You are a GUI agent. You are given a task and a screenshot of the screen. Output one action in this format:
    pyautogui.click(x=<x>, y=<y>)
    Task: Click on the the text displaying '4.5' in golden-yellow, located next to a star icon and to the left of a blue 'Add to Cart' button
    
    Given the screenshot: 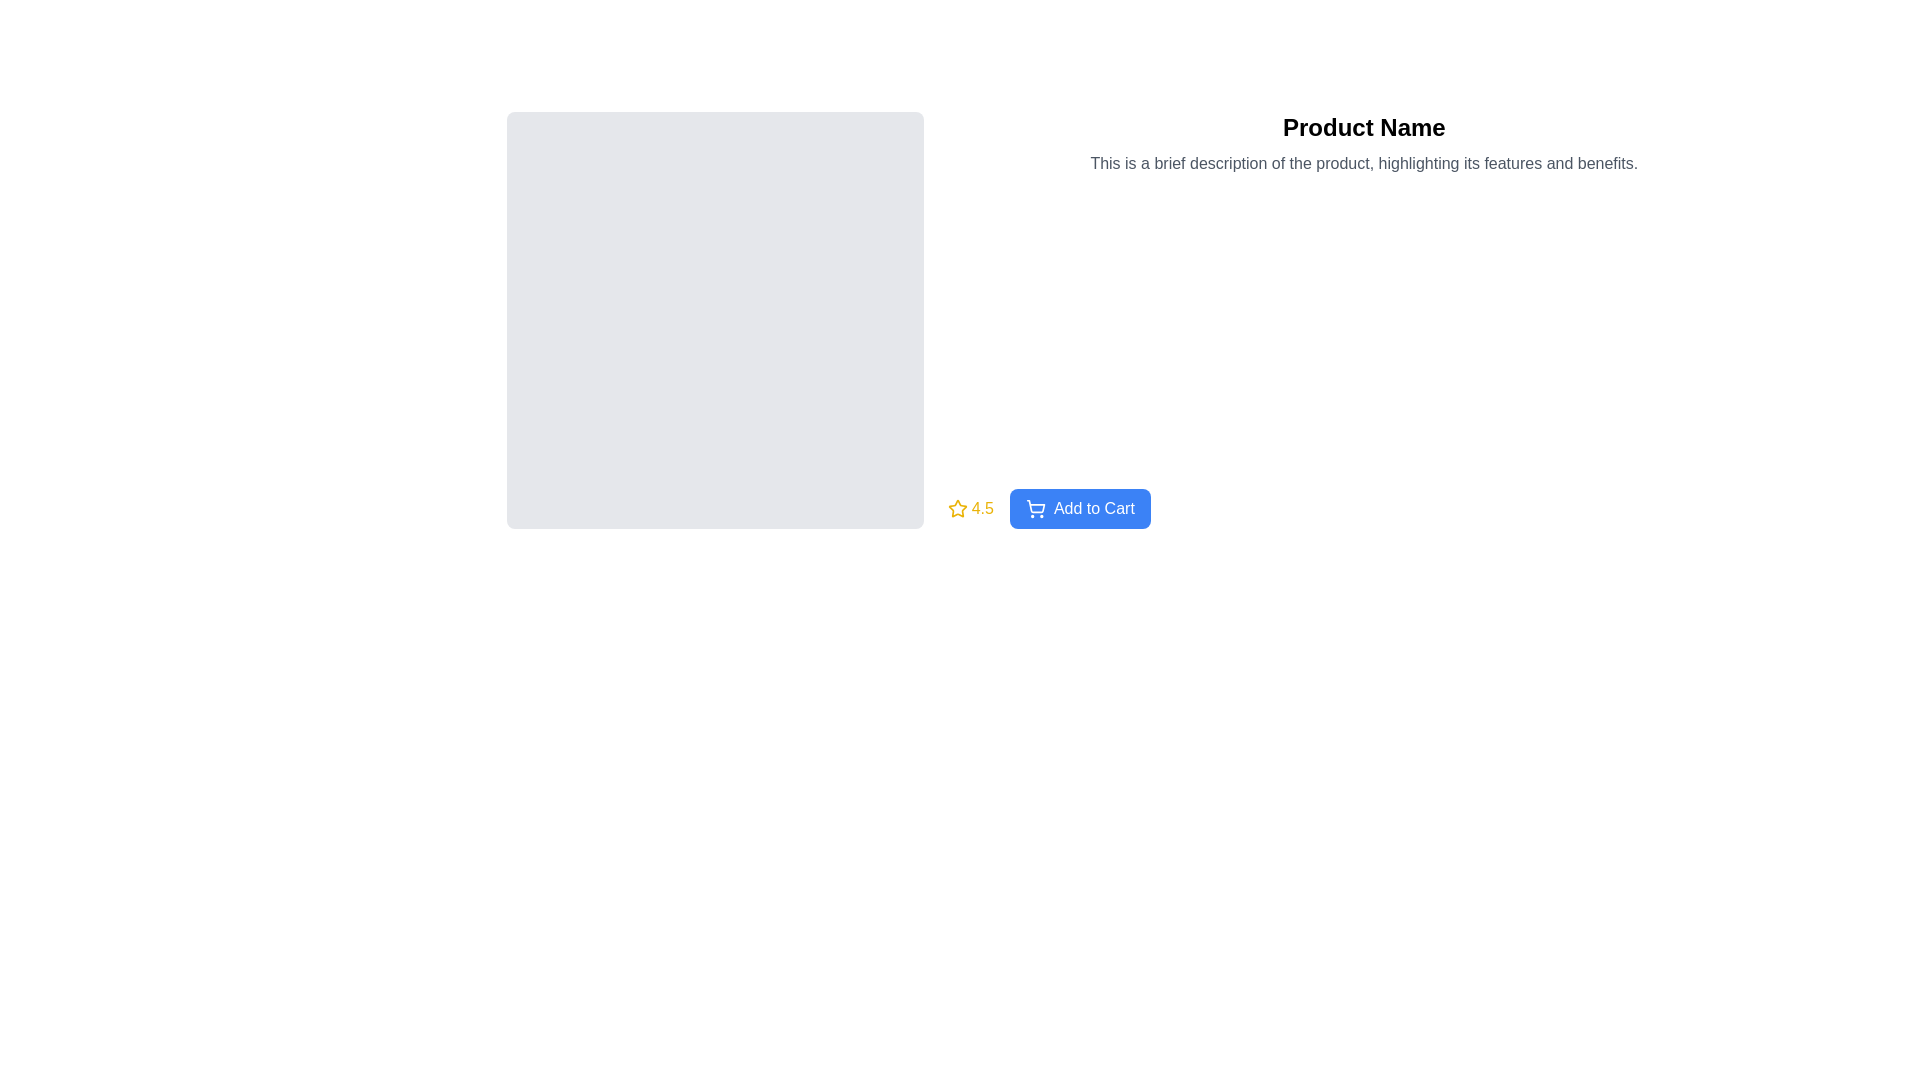 What is the action you would take?
    pyautogui.click(x=982, y=507)
    